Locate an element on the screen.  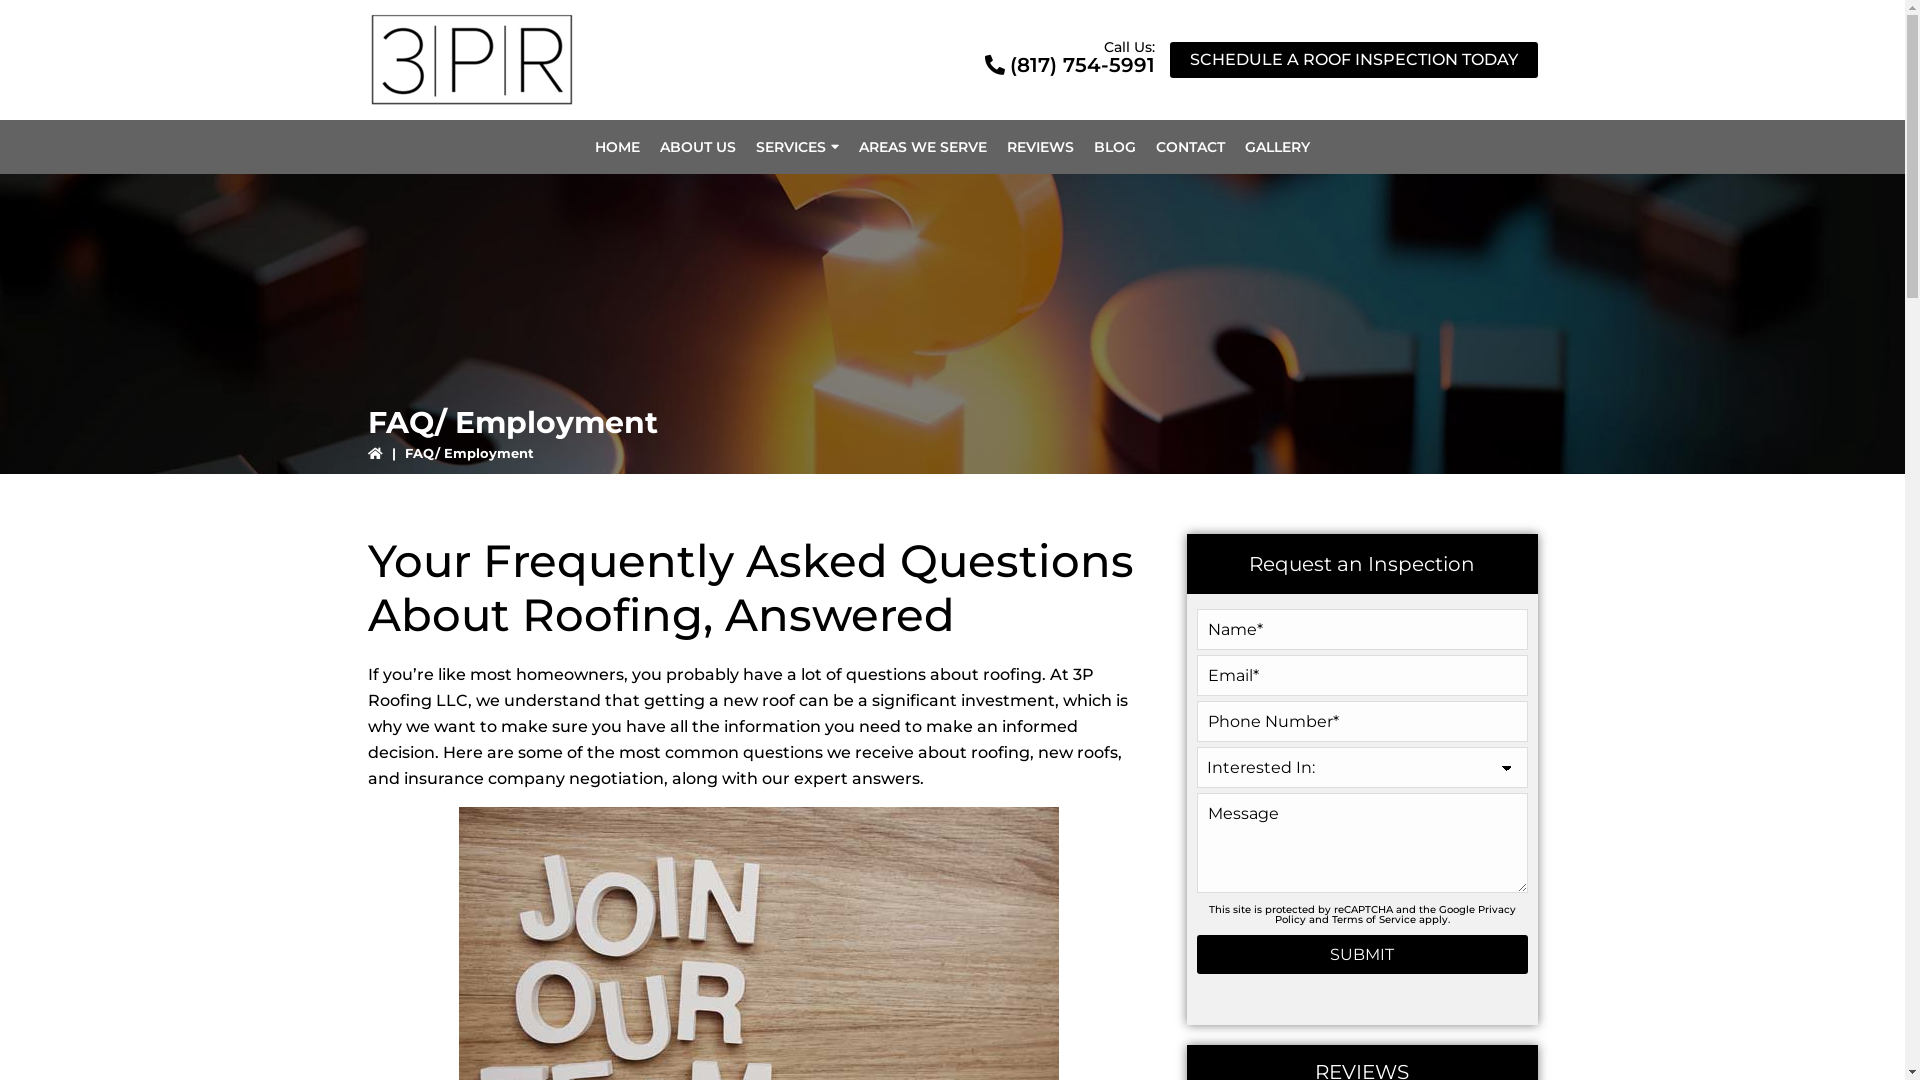
'Privacy Policy' is located at coordinates (1393, 914).